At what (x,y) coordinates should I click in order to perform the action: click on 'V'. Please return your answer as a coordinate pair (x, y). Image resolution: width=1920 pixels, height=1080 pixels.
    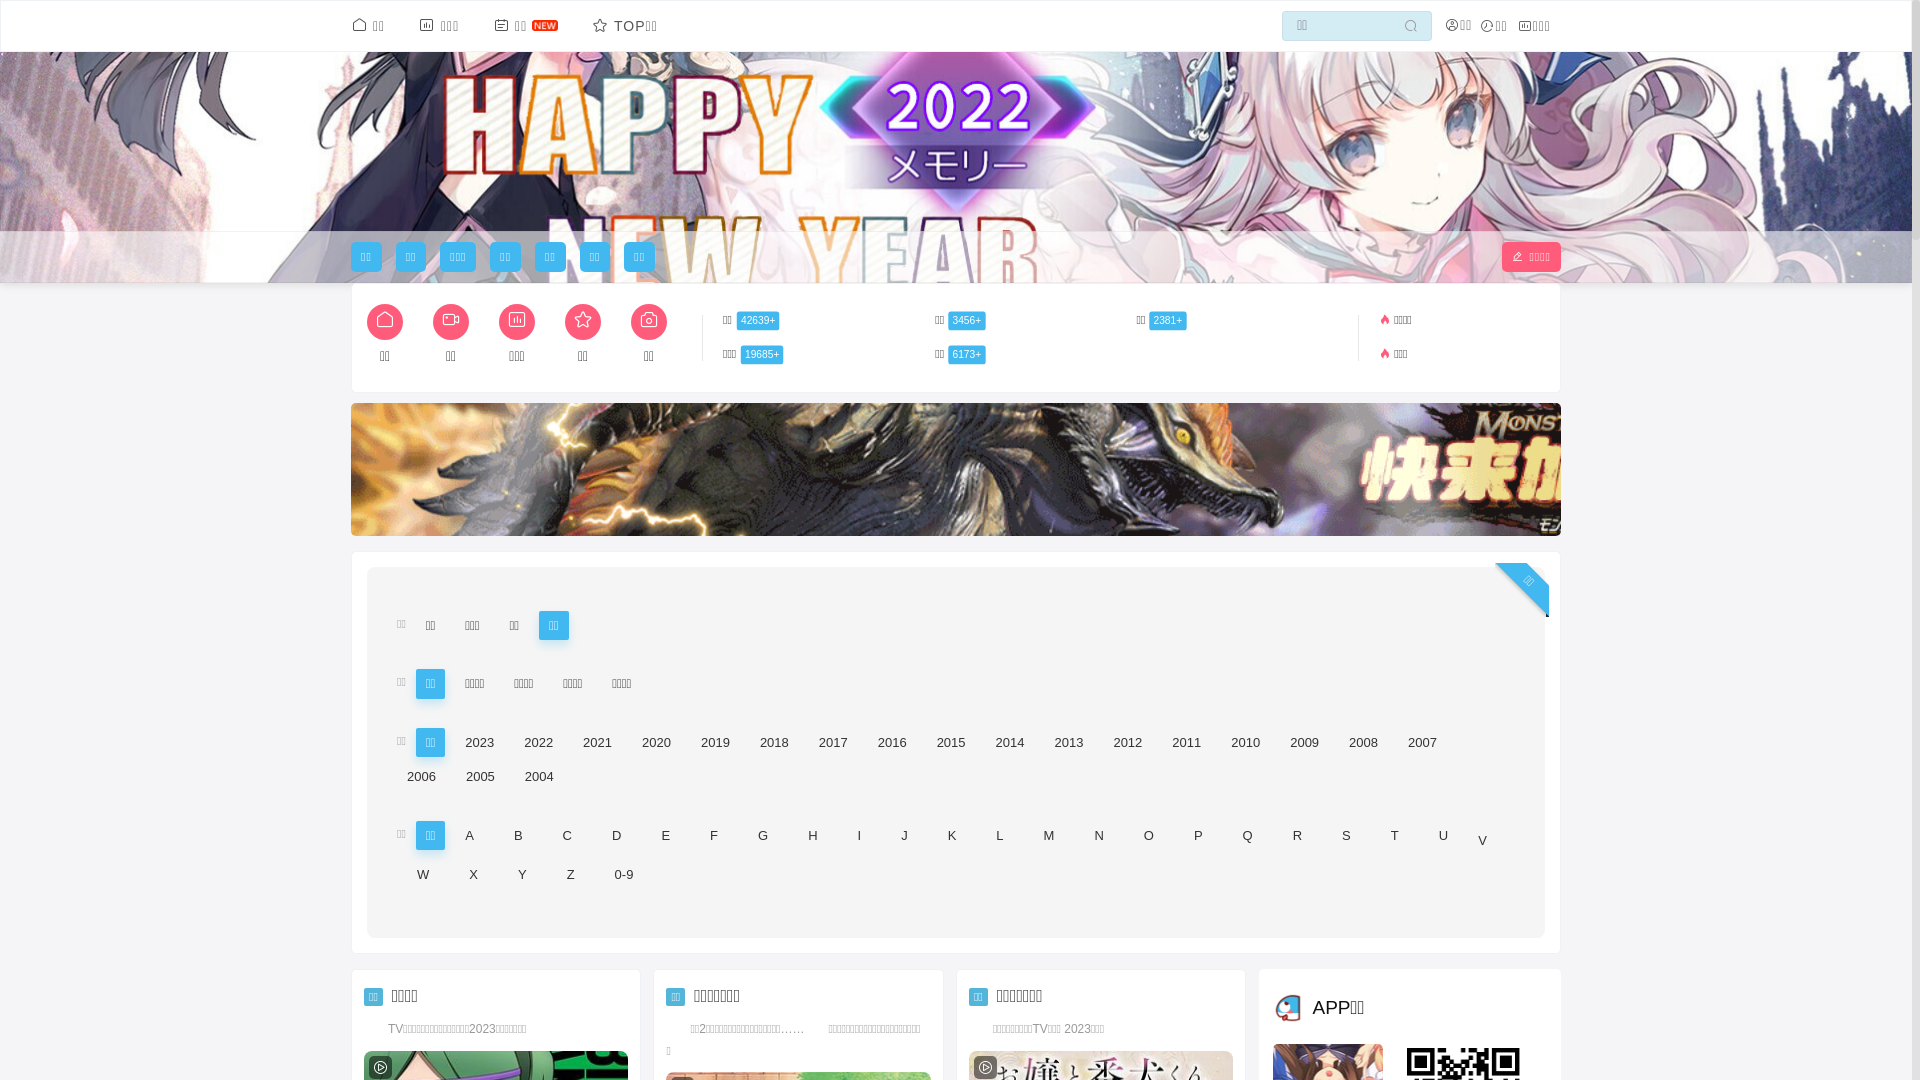
    Looking at the image, I should click on (1482, 840).